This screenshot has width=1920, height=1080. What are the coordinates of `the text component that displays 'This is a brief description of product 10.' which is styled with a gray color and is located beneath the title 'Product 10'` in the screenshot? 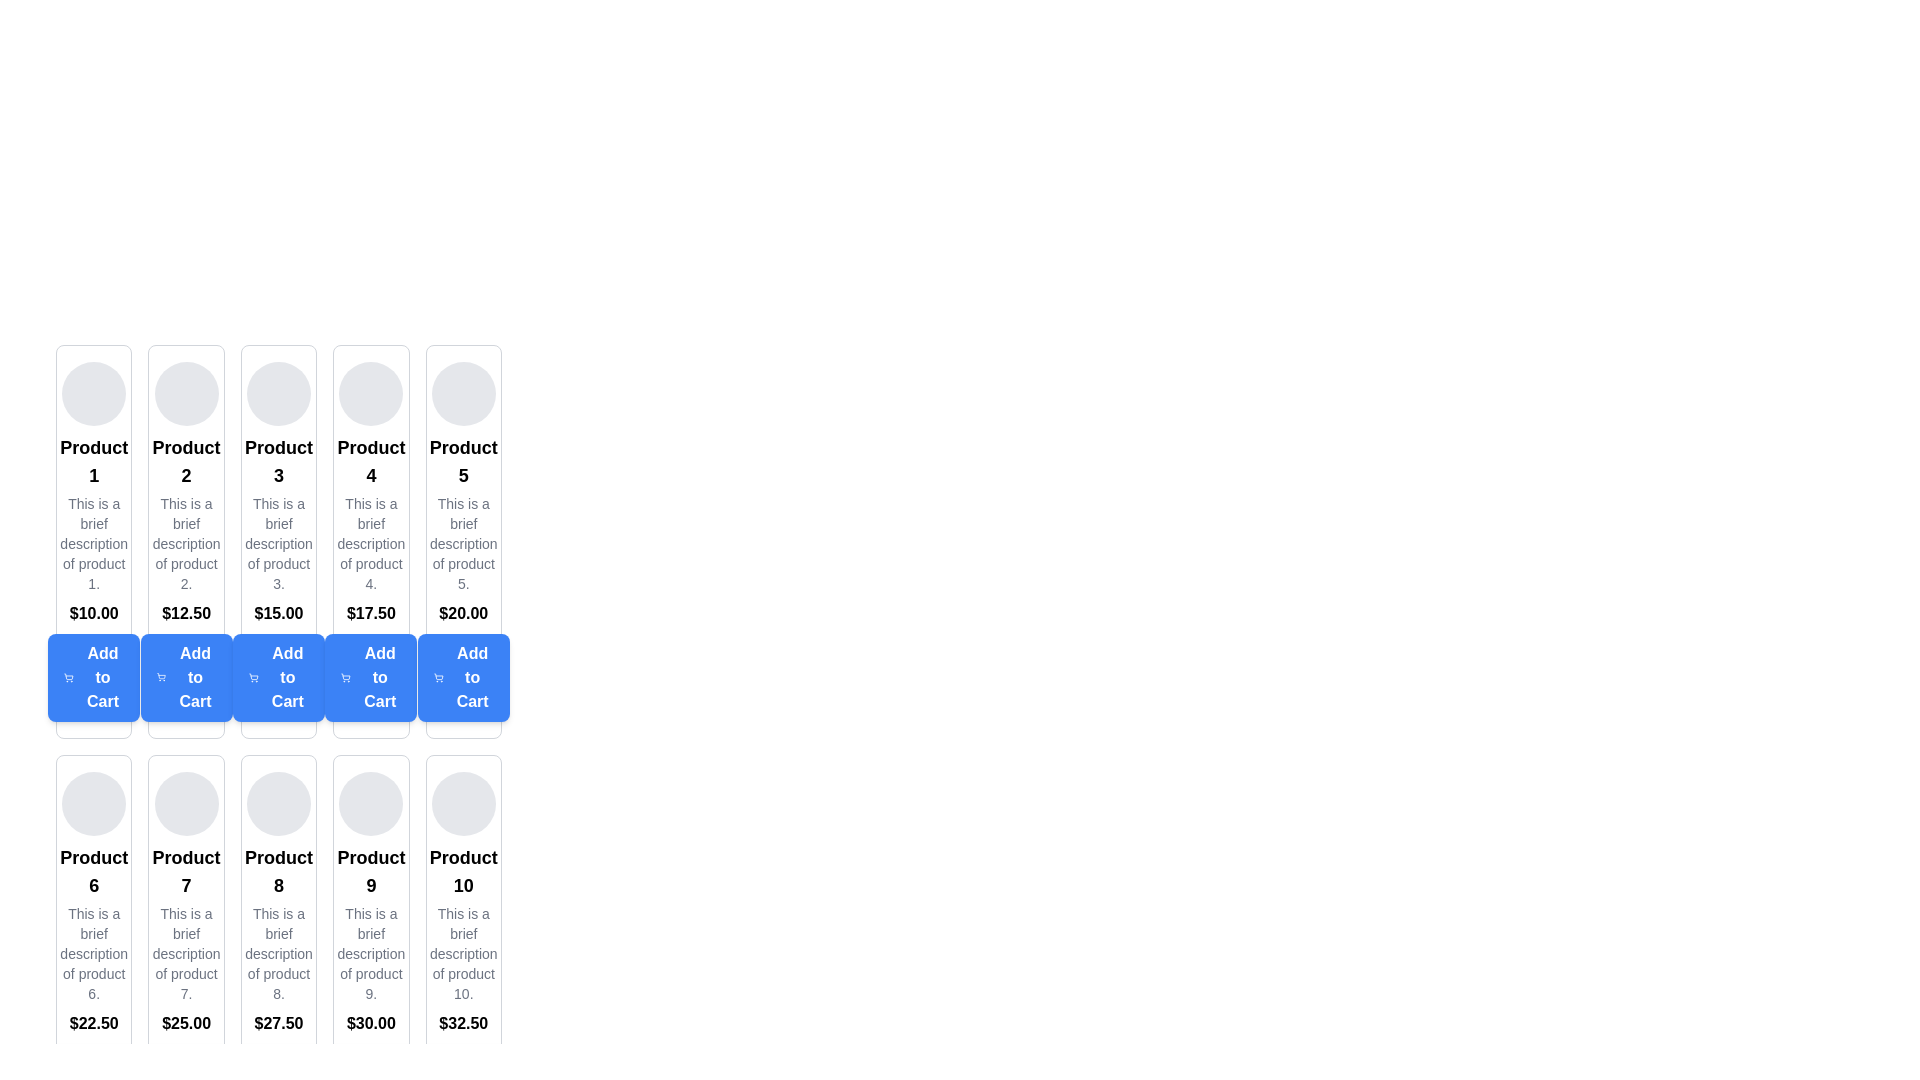 It's located at (462, 952).